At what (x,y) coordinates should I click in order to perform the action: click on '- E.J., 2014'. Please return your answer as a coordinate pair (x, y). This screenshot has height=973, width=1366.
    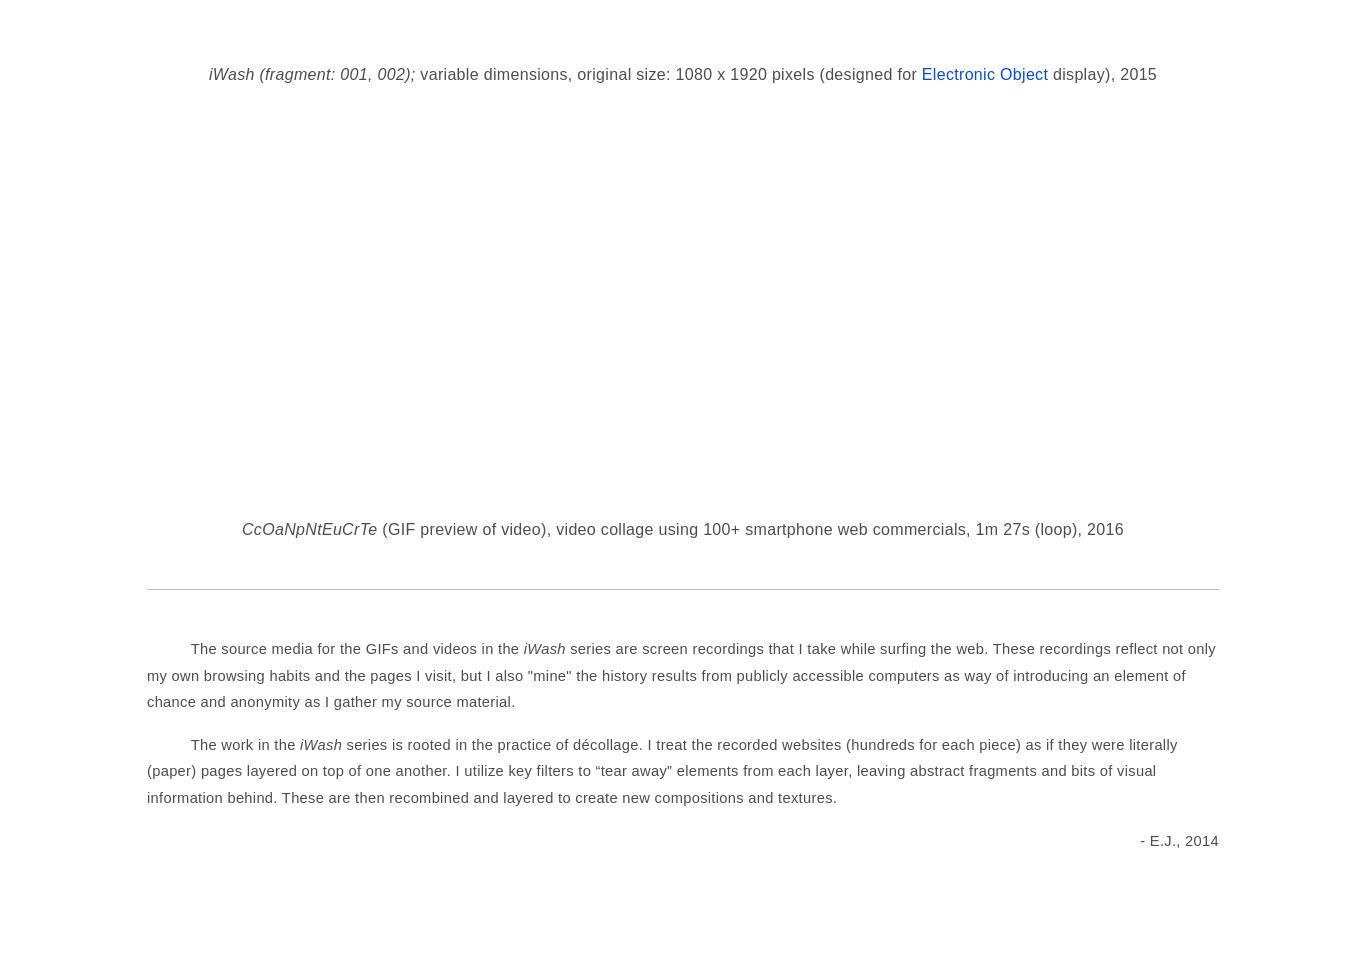
    Looking at the image, I should click on (1179, 839).